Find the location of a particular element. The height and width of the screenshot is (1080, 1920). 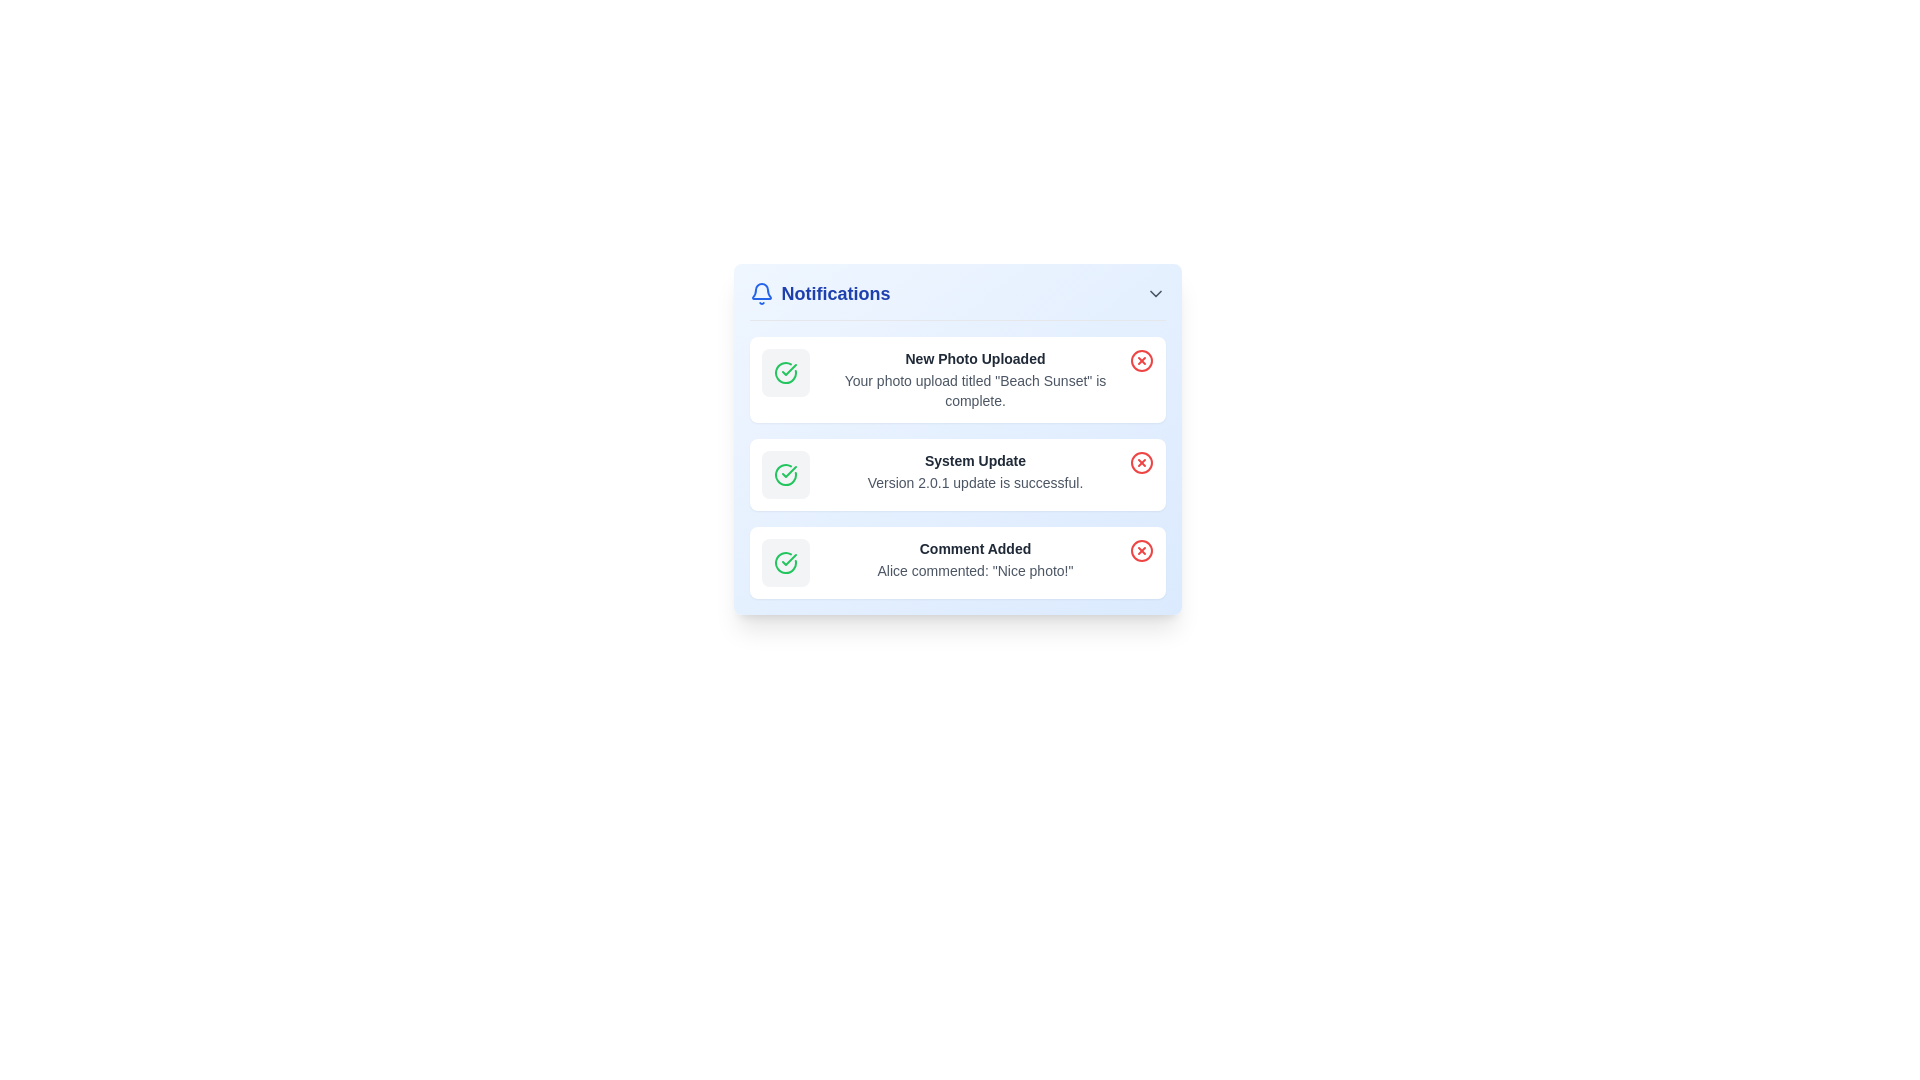

the circular graphic with a red border located within the close or delete icon in the topmost row of notifications, adjacent to the 'New Photo Uploaded' text is located at coordinates (1141, 361).